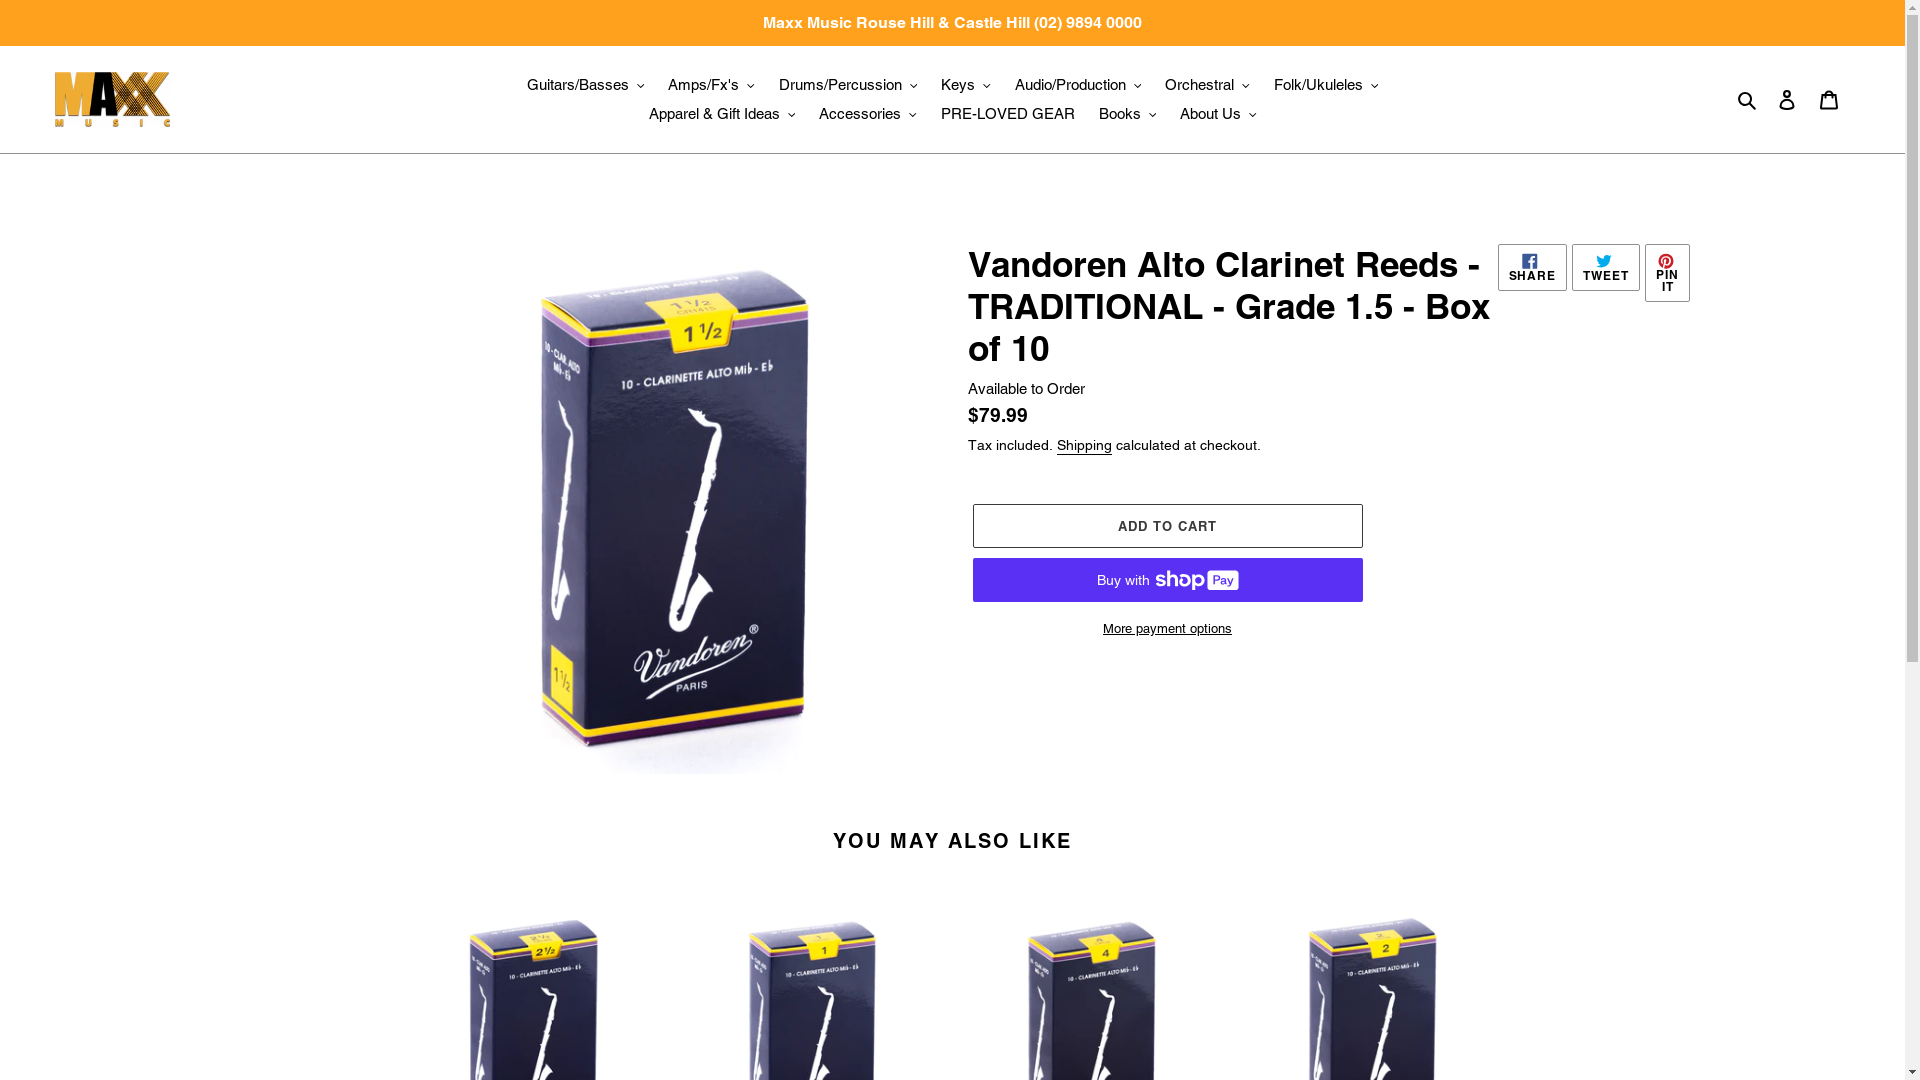  I want to click on 'Guitars/Basses', so click(584, 84).